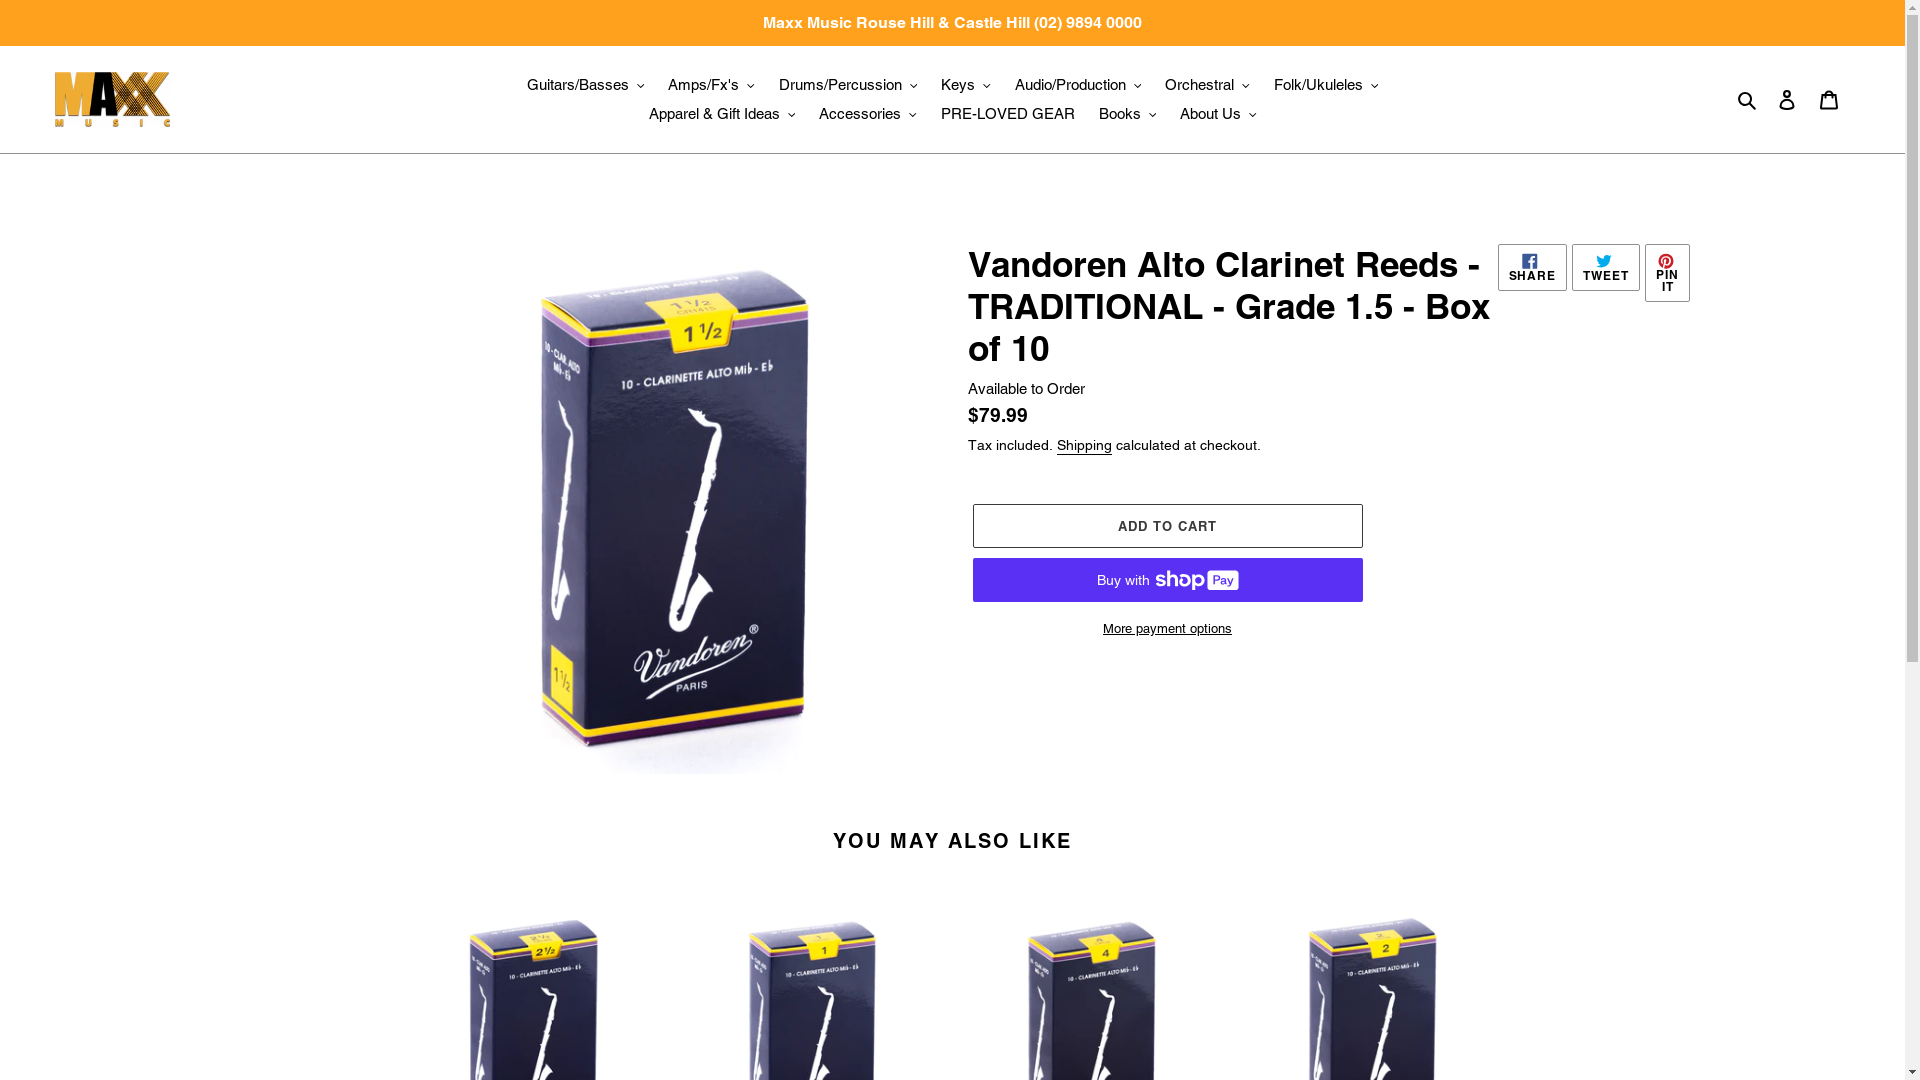  I want to click on 'Guitars/Basses', so click(584, 84).